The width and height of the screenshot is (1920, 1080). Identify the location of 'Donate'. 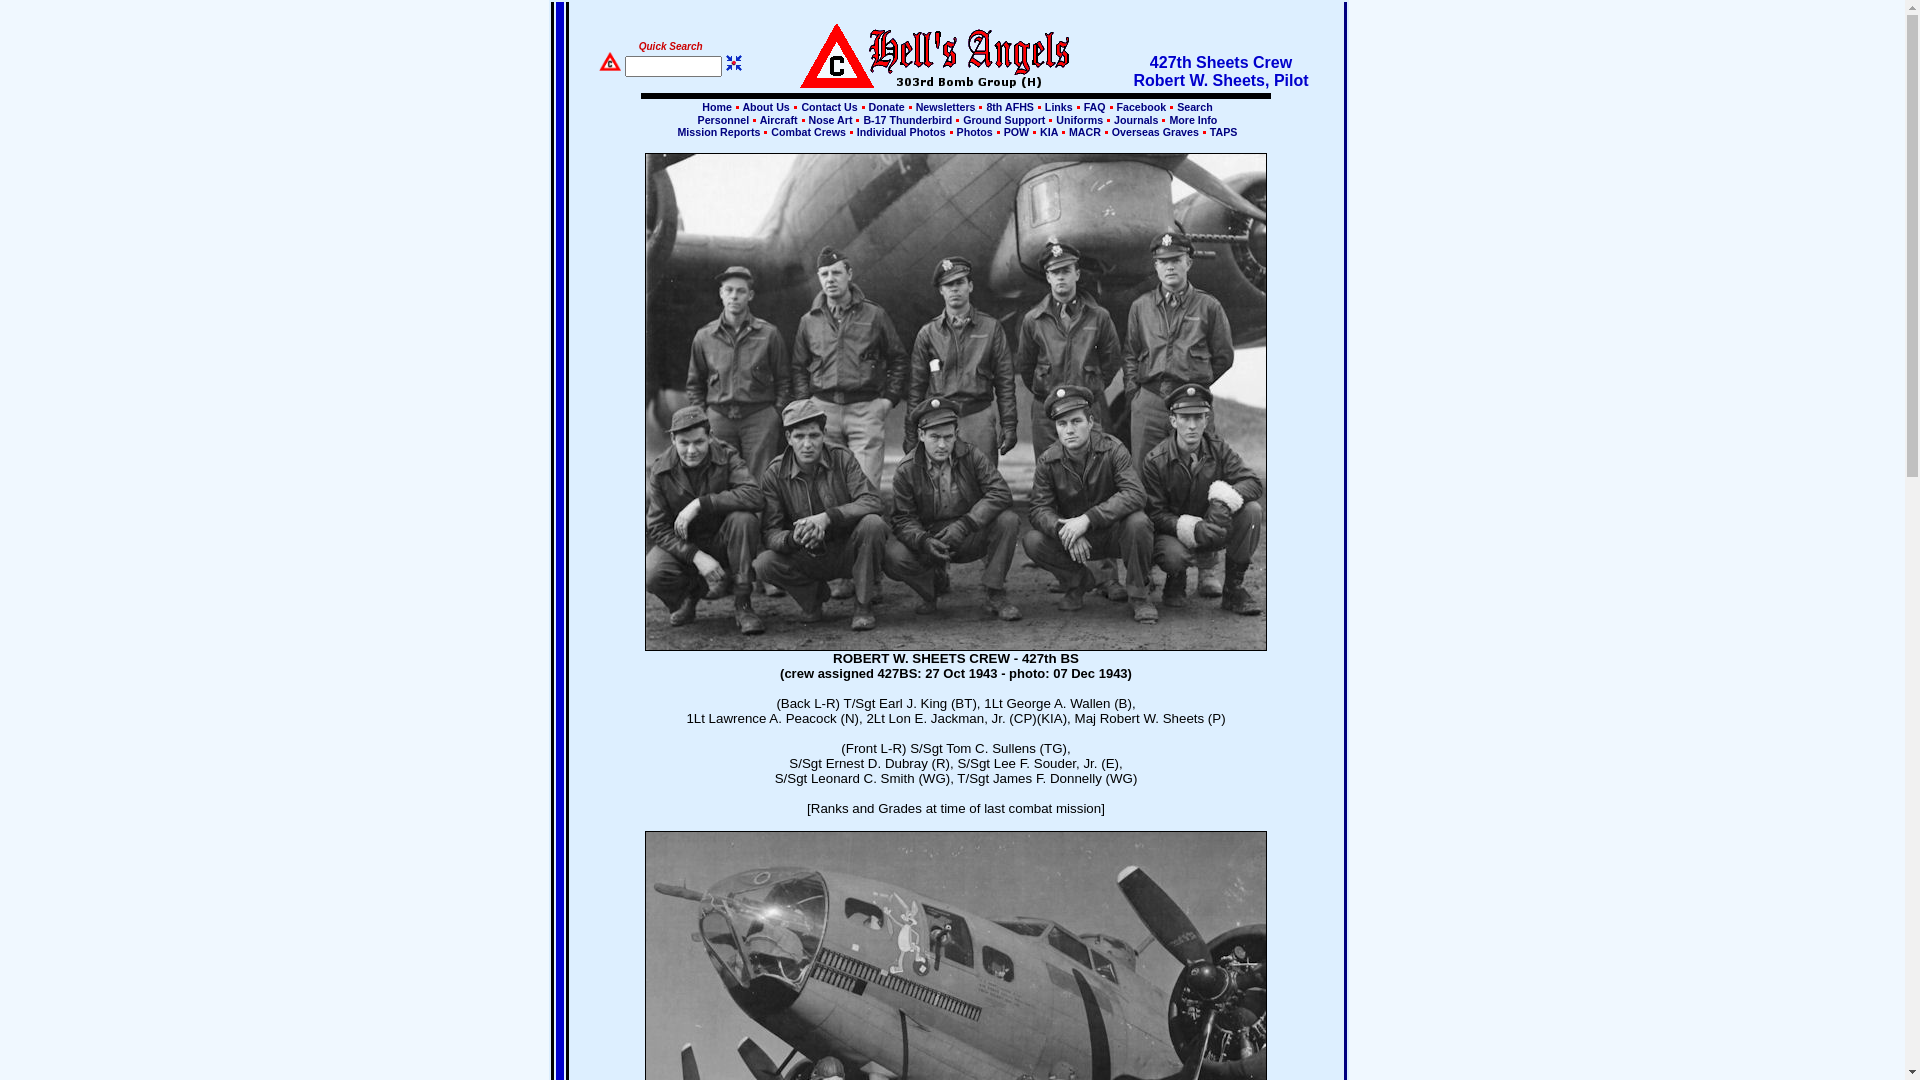
(886, 107).